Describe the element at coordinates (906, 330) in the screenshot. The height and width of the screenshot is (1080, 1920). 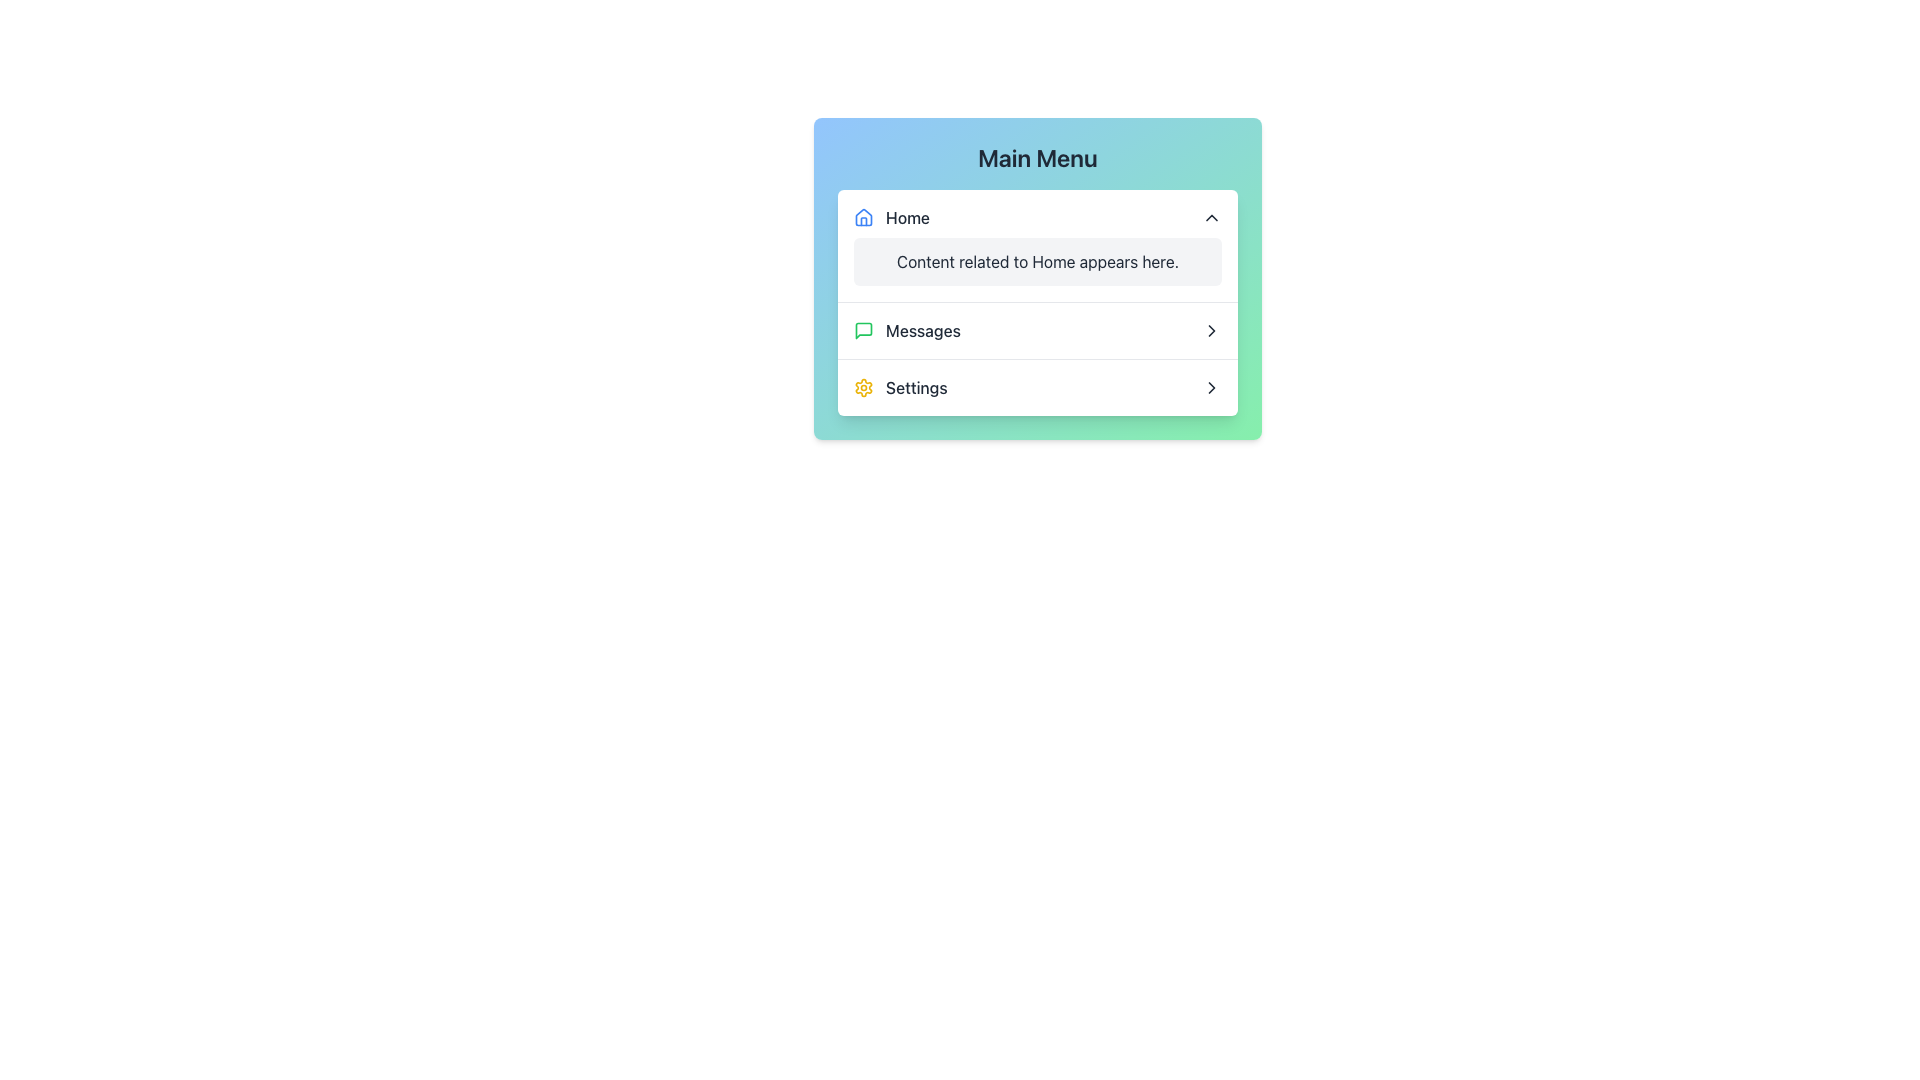
I see `the 'Messages' menu item located` at that location.